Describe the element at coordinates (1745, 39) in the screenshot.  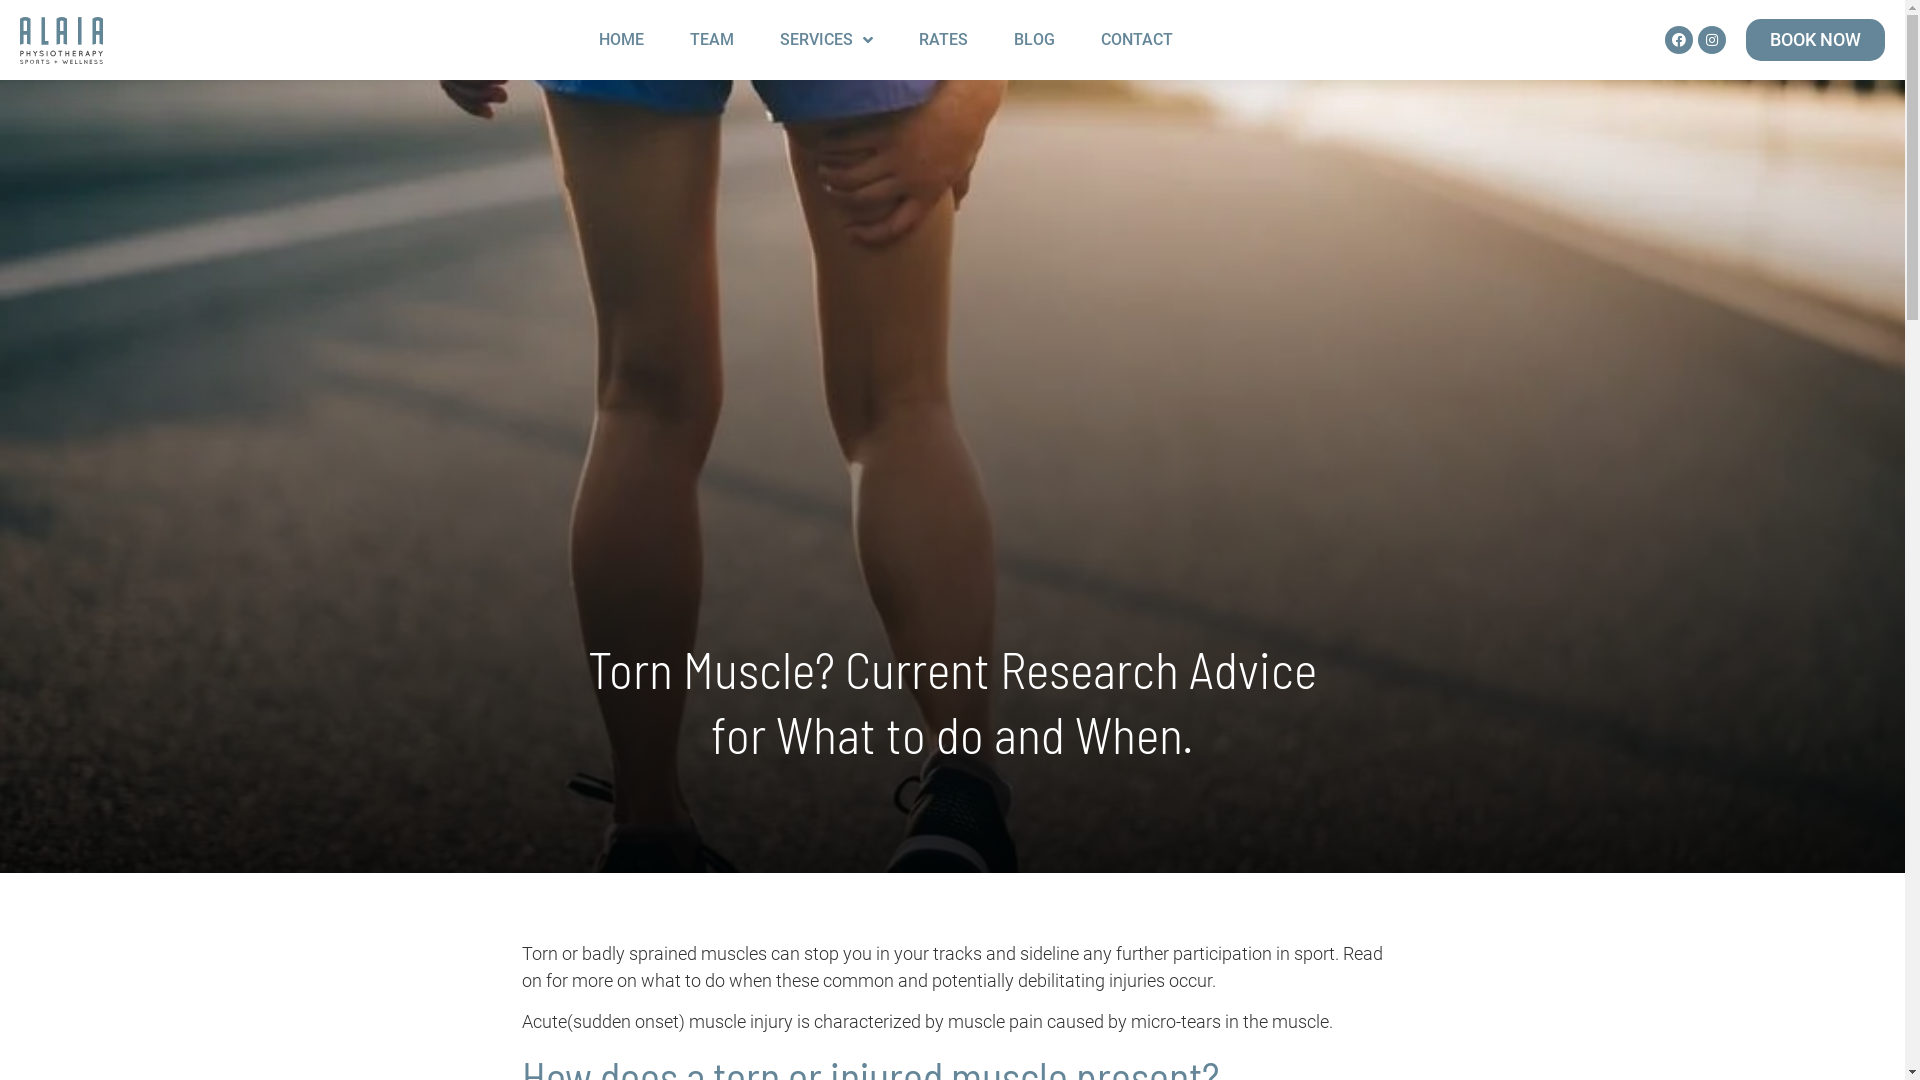
I see `'BOOK NOW'` at that location.